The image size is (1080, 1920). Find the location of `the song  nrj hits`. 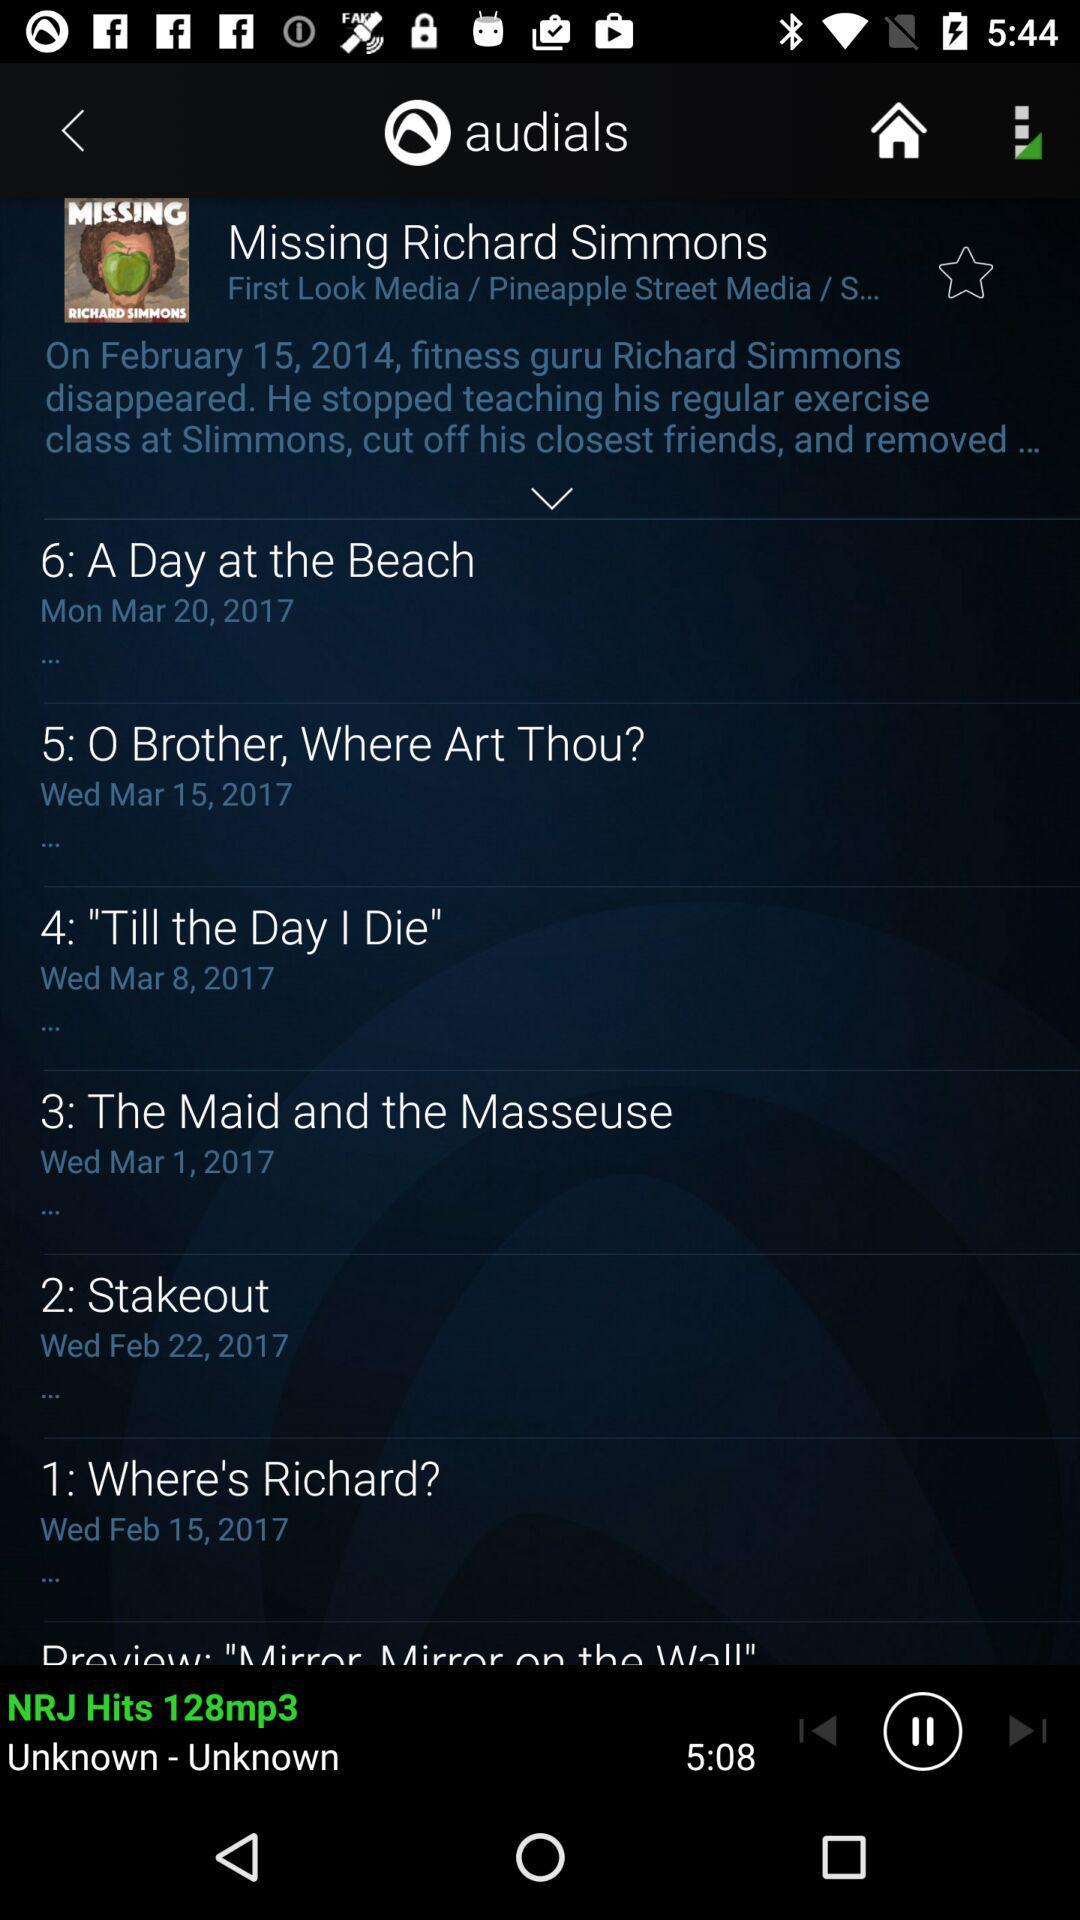

the song  nrj hits is located at coordinates (385, 1730).